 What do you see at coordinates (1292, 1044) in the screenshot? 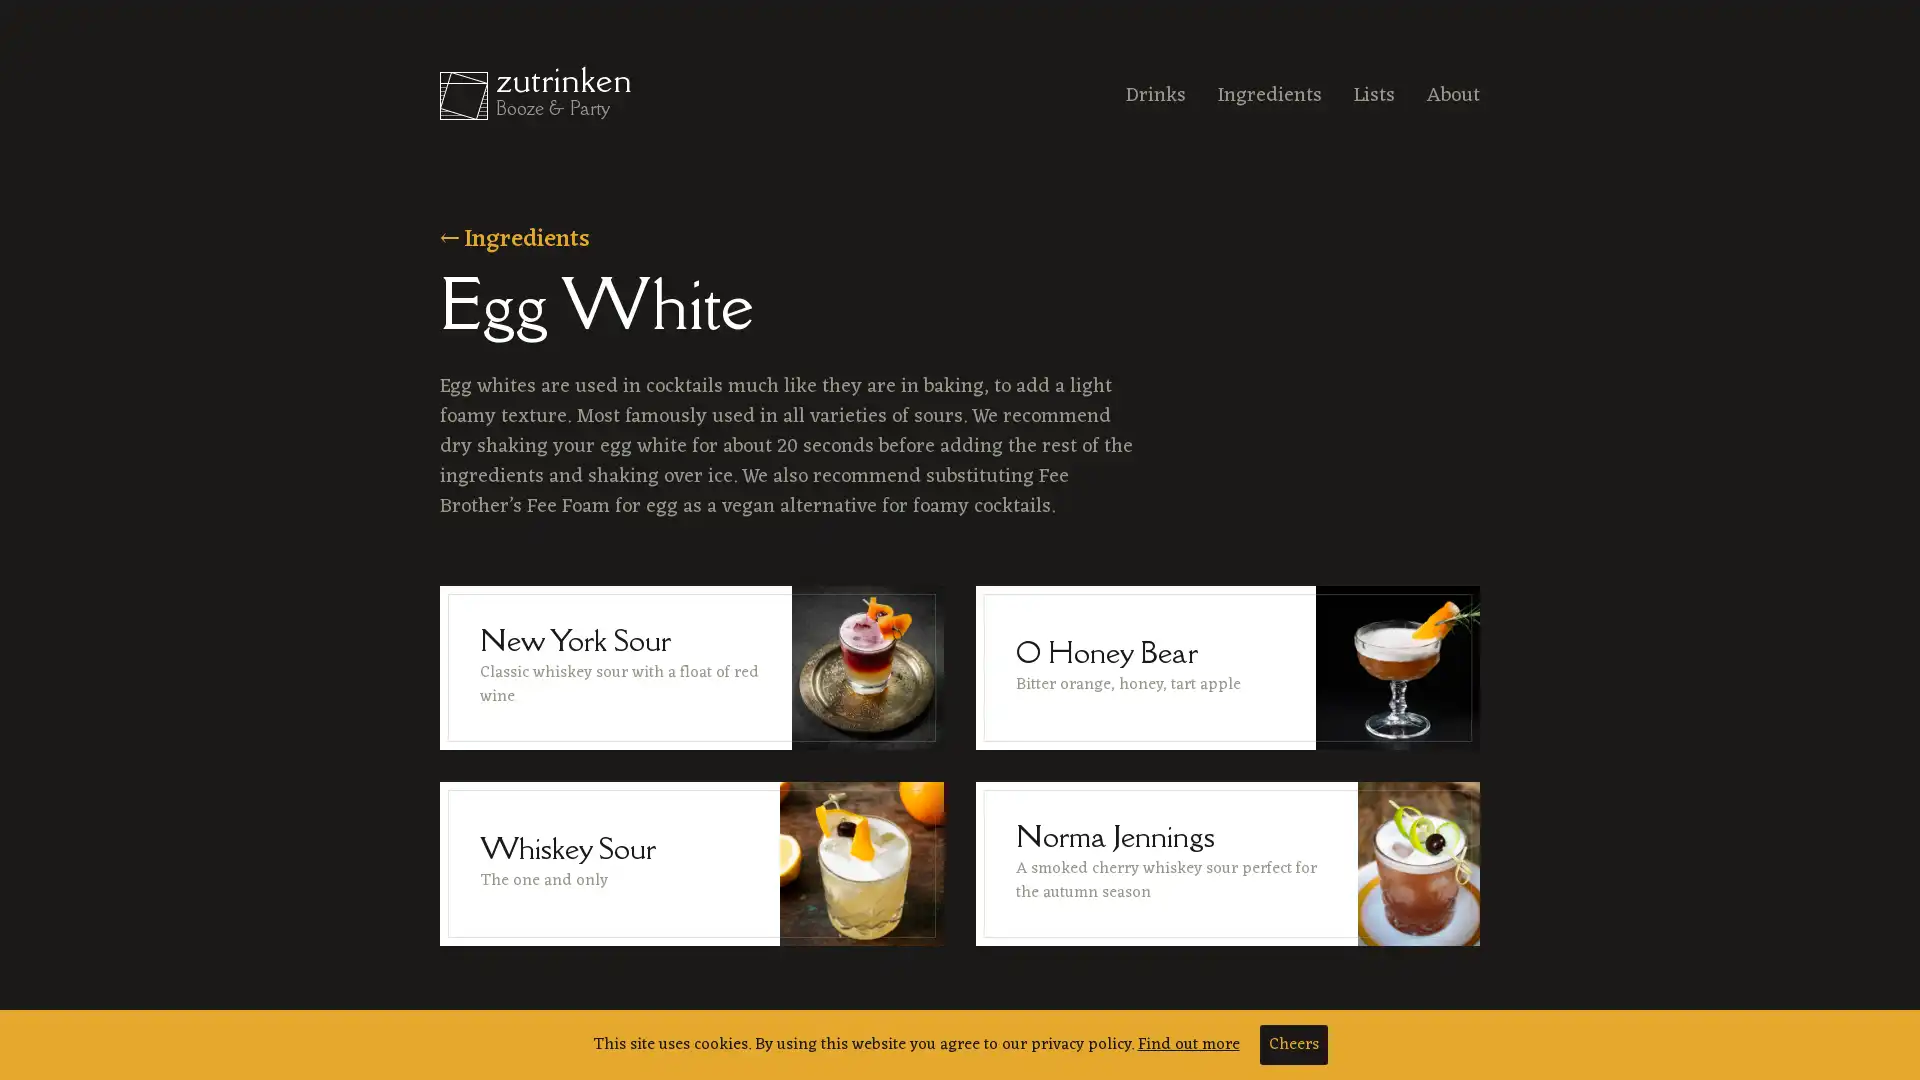
I see `Cheers` at bounding box center [1292, 1044].